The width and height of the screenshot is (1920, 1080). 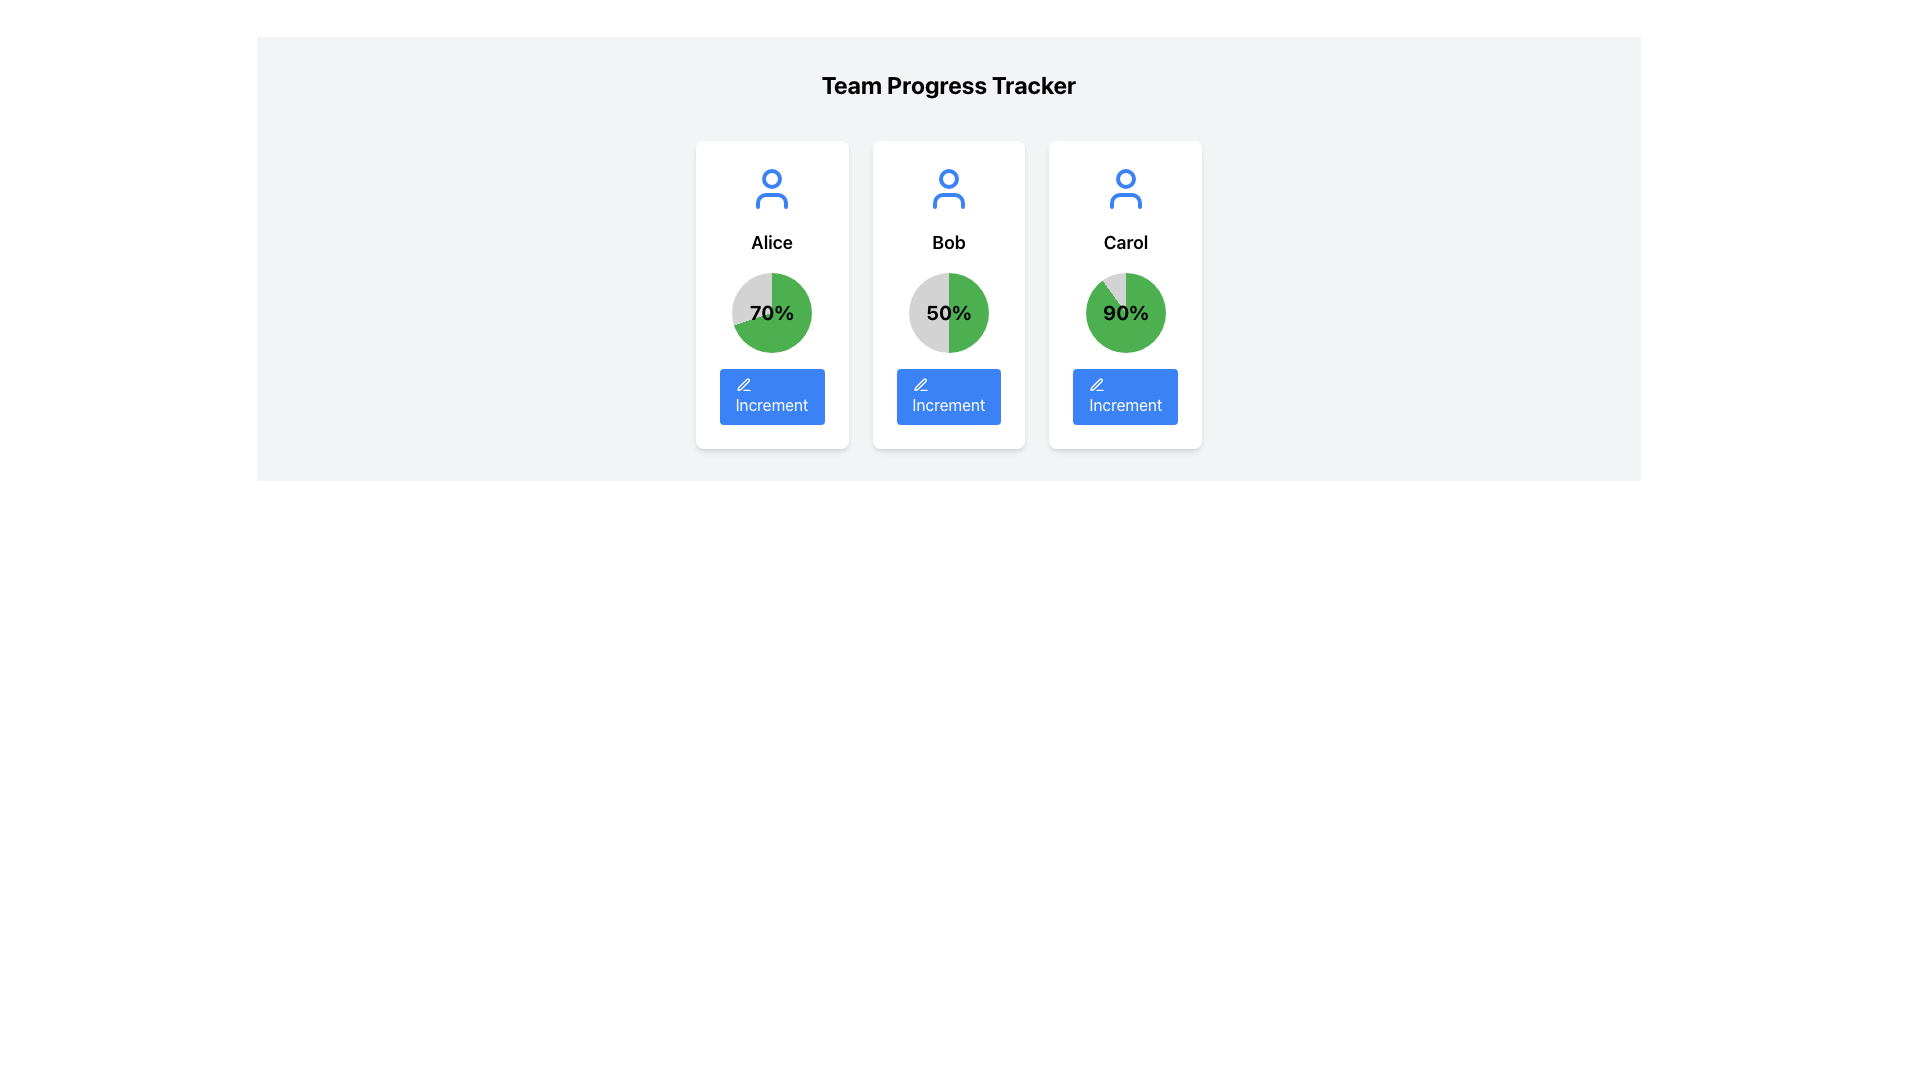 I want to click on the second circular progress indicator with a green and gray gradient fill, displaying '50%' in the center, located in the middle card below the name 'Bob' and above the 'Increment' button, so click(x=948, y=312).